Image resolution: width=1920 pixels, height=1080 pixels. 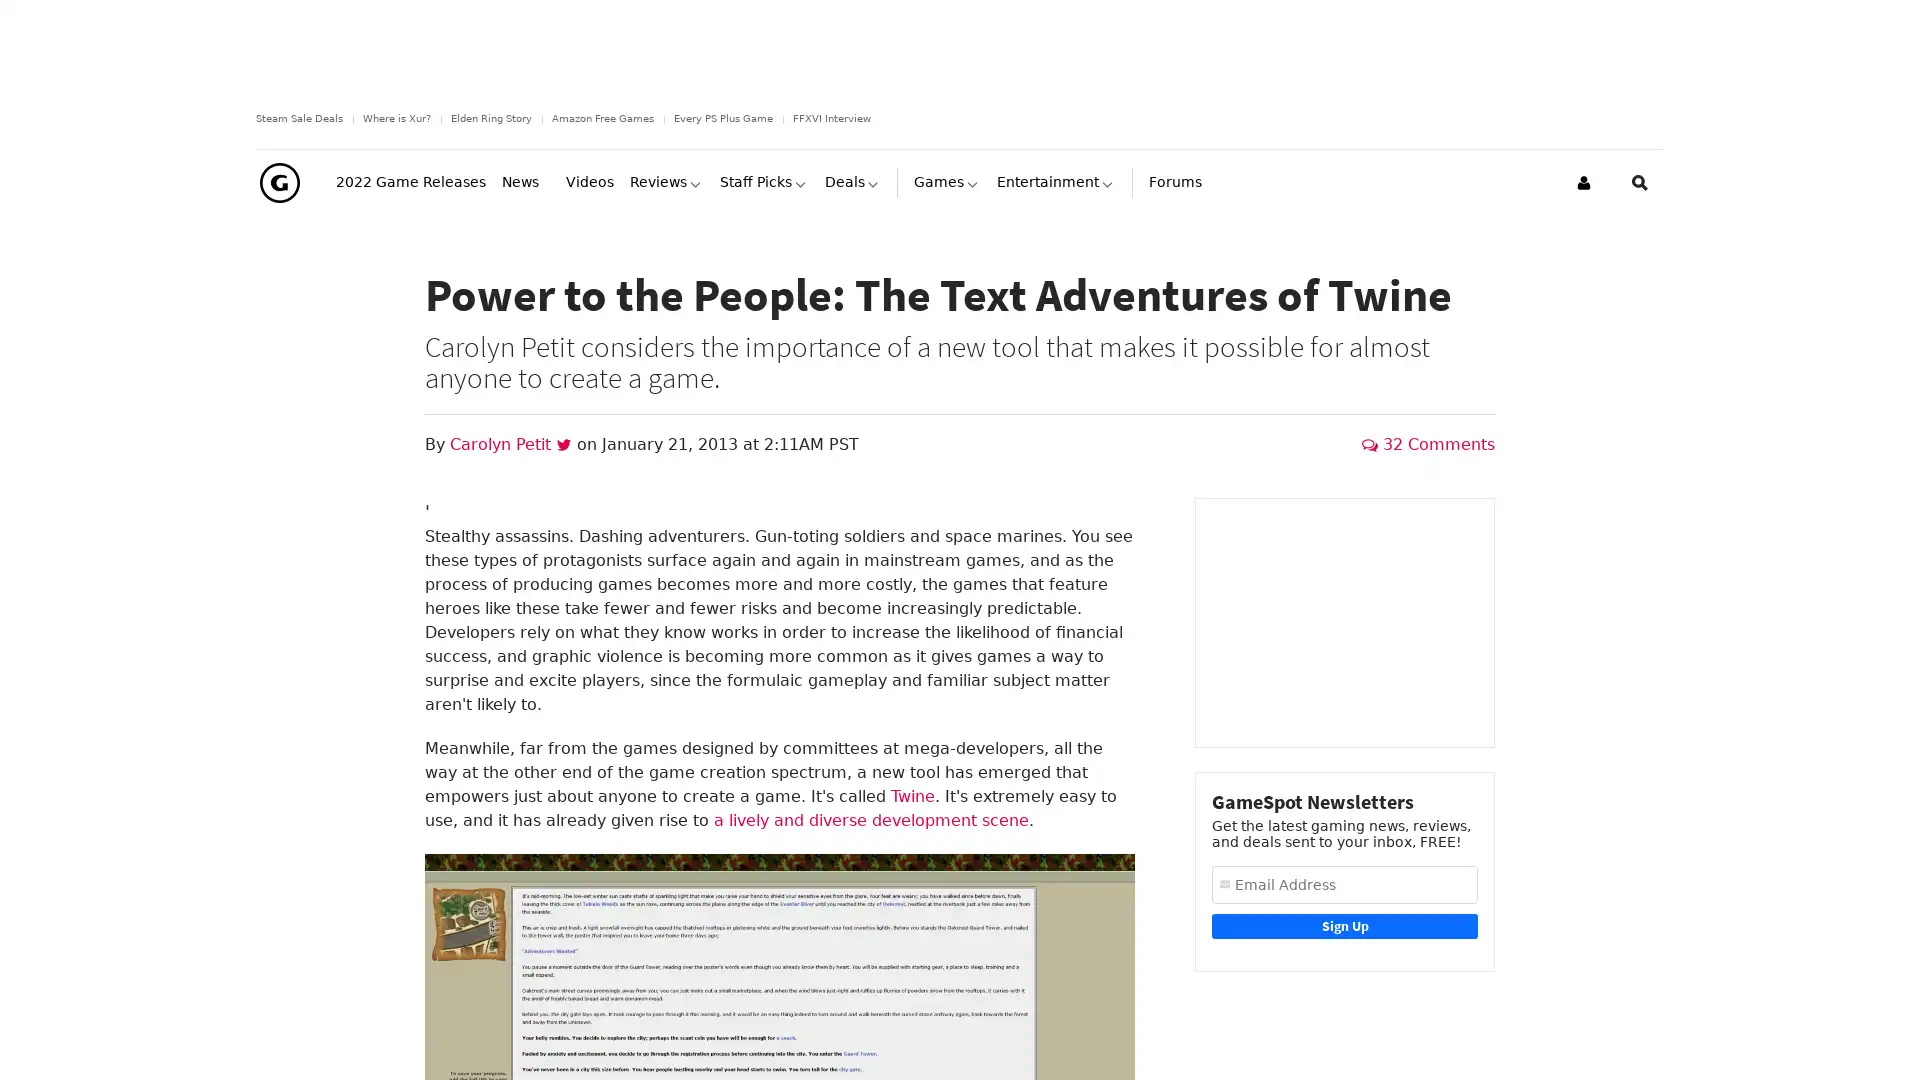 What do you see at coordinates (1344, 934) in the screenshot?
I see `Sign Up` at bounding box center [1344, 934].